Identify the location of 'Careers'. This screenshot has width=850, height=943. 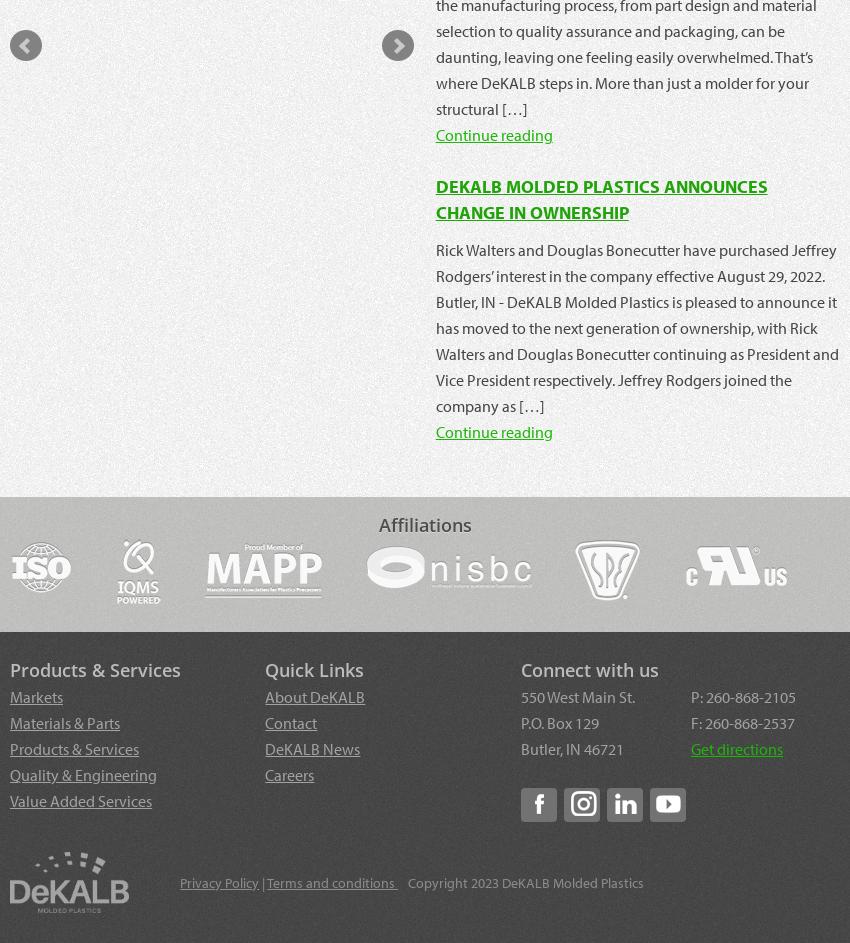
(288, 774).